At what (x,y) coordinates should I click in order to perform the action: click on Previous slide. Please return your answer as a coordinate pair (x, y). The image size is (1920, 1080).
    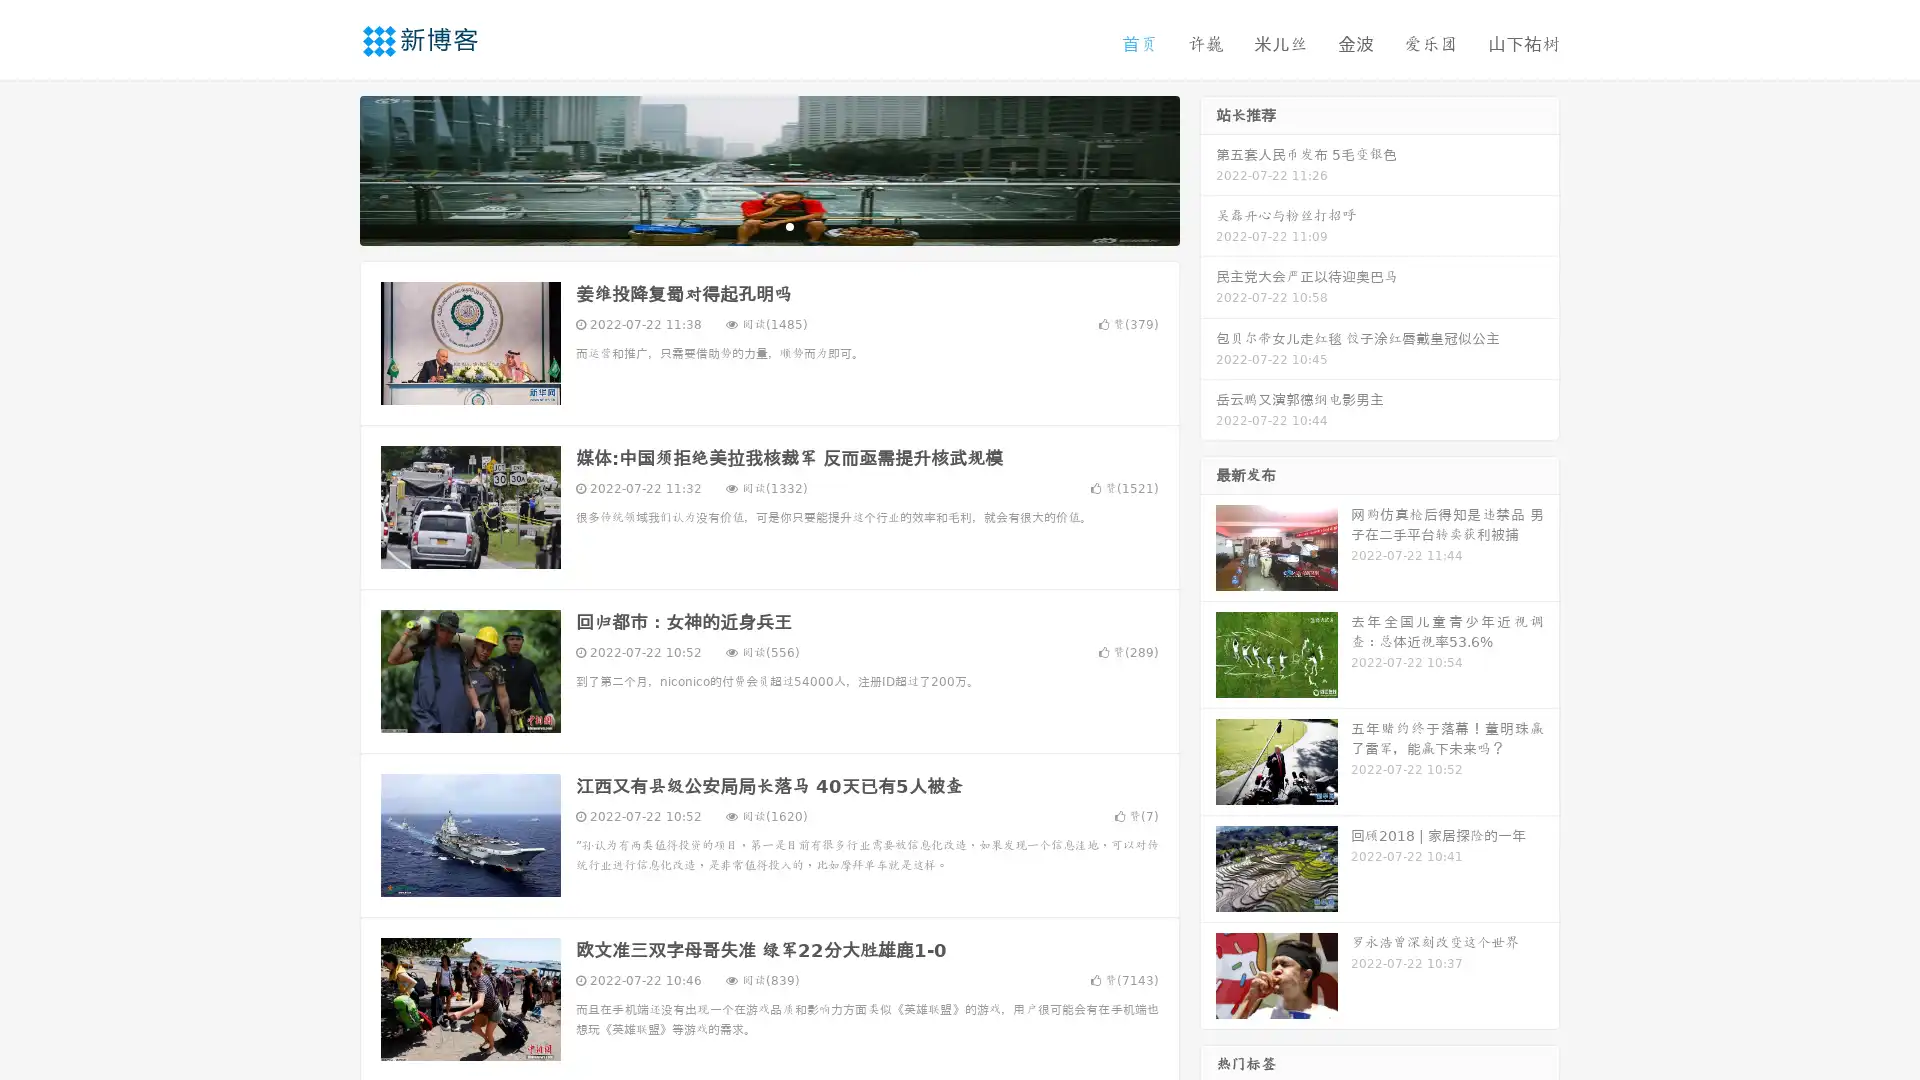
    Looking at the image, I should click on (330, 168).